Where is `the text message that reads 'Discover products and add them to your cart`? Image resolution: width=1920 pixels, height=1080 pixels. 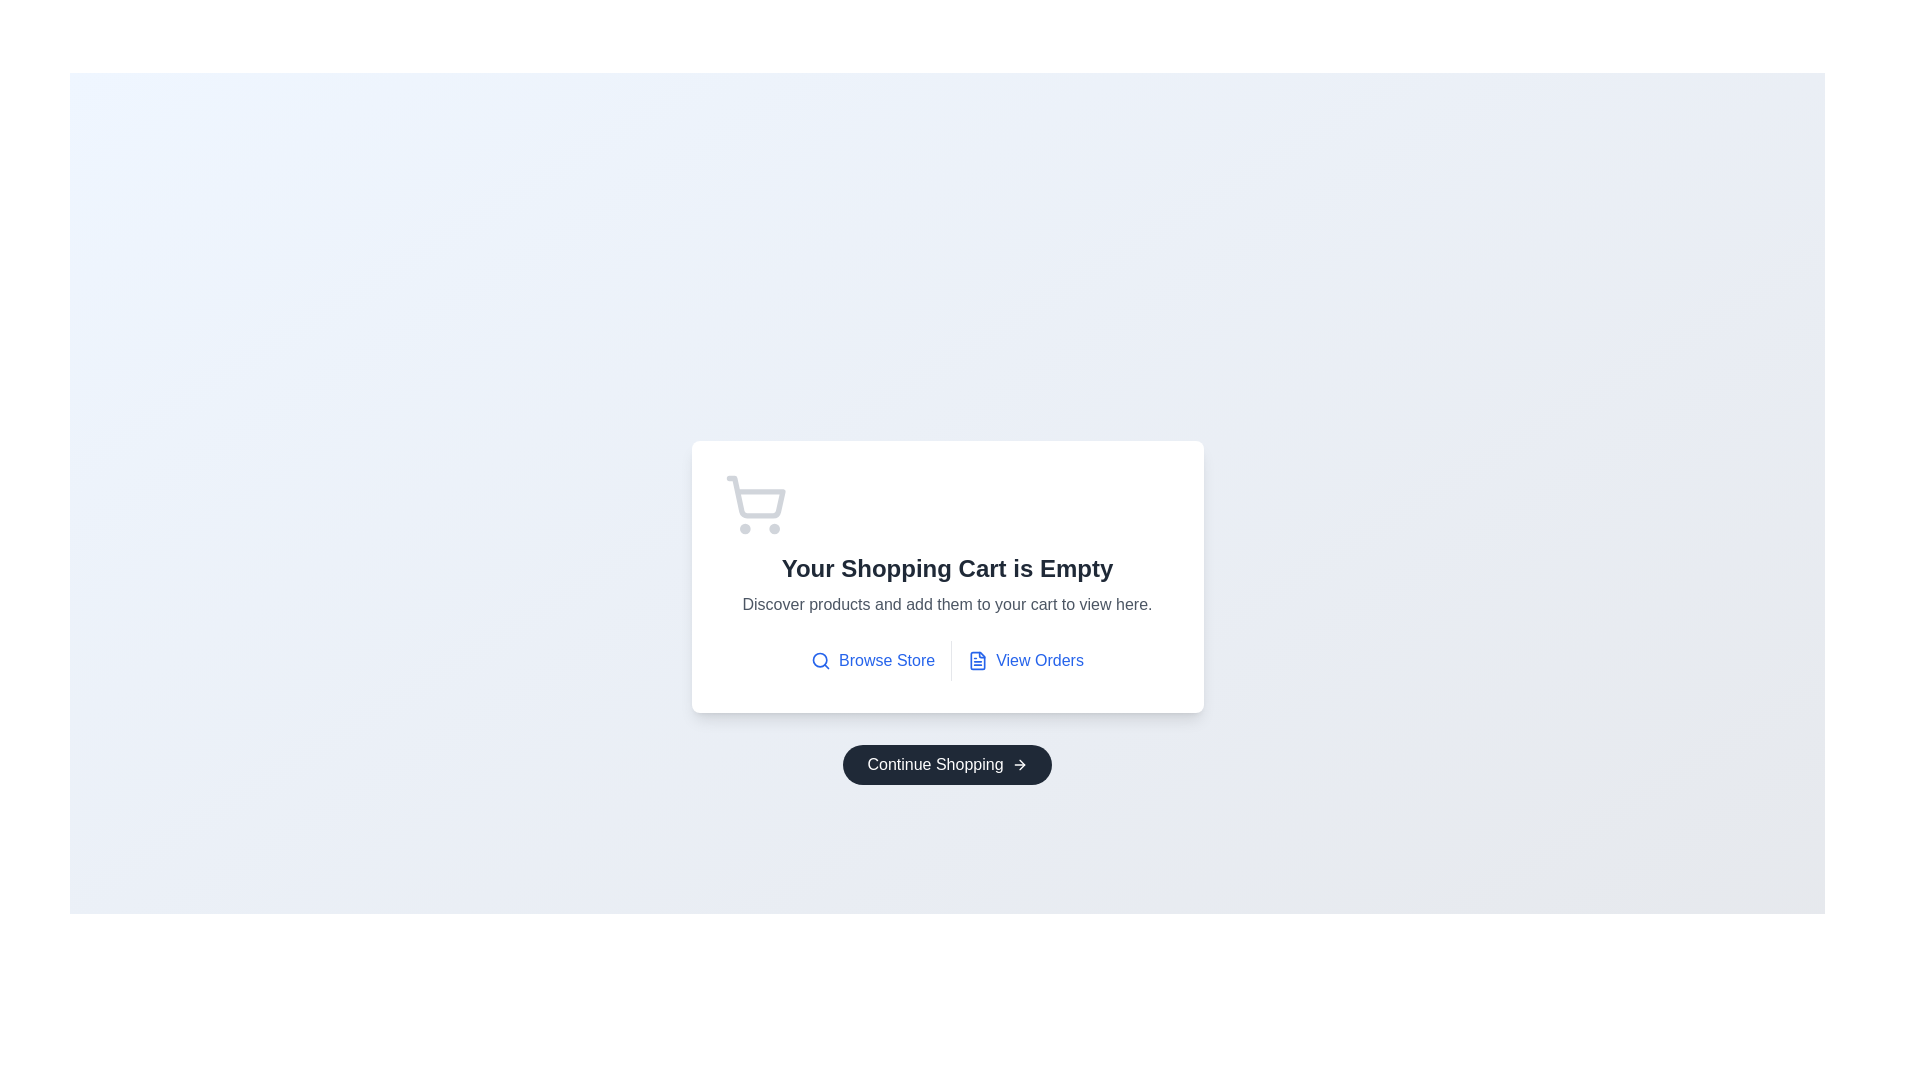 the text message that reads 'Discover products and add them to your cart is located at coordinates (946, 604).